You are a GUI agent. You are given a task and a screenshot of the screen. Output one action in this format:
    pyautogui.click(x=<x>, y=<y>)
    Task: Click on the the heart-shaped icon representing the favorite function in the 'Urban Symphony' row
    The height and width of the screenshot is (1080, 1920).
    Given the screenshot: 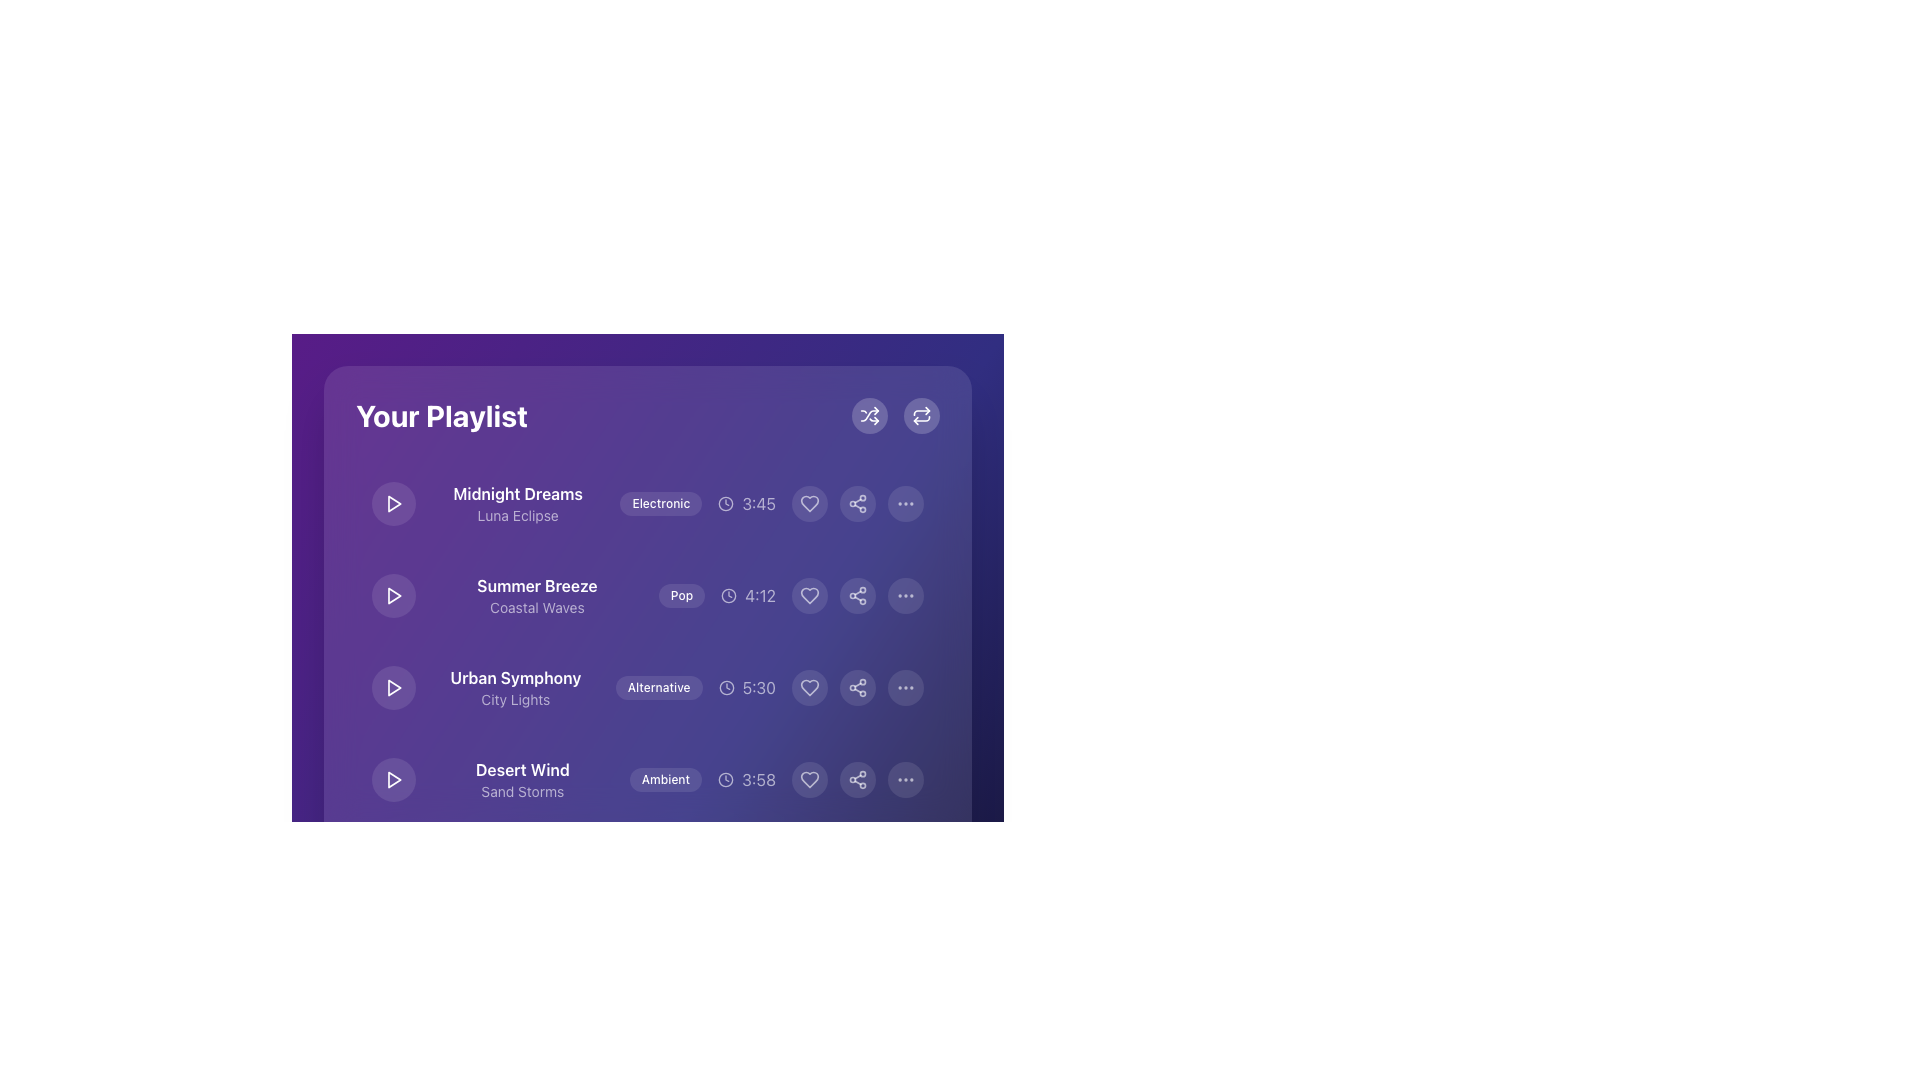 What is the action you would take?
    pyautogui.click(x=810, y=686)
    